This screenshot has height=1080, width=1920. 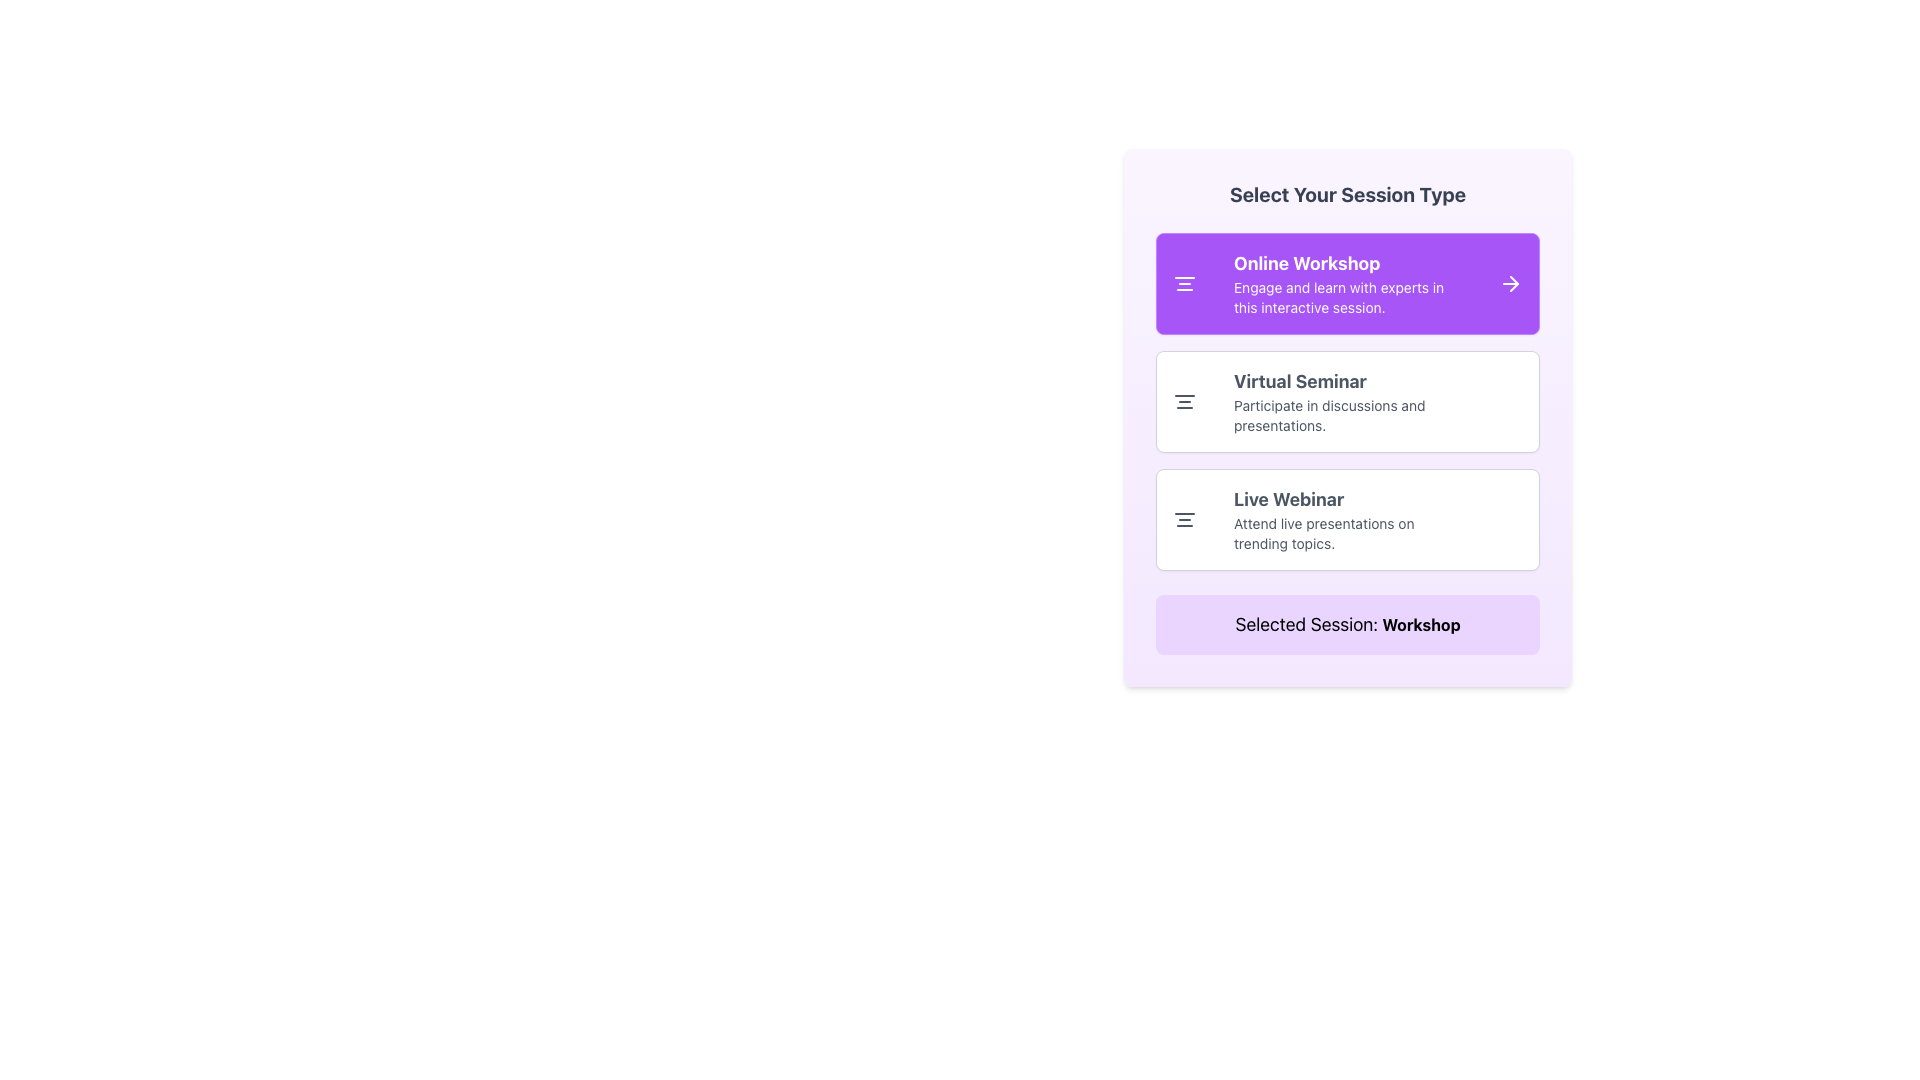 I want to click on the 'Virtual Seminar' selectable list entry located within the modal window below the header 'Select Your Session Type', so click(x=1348, y=416).